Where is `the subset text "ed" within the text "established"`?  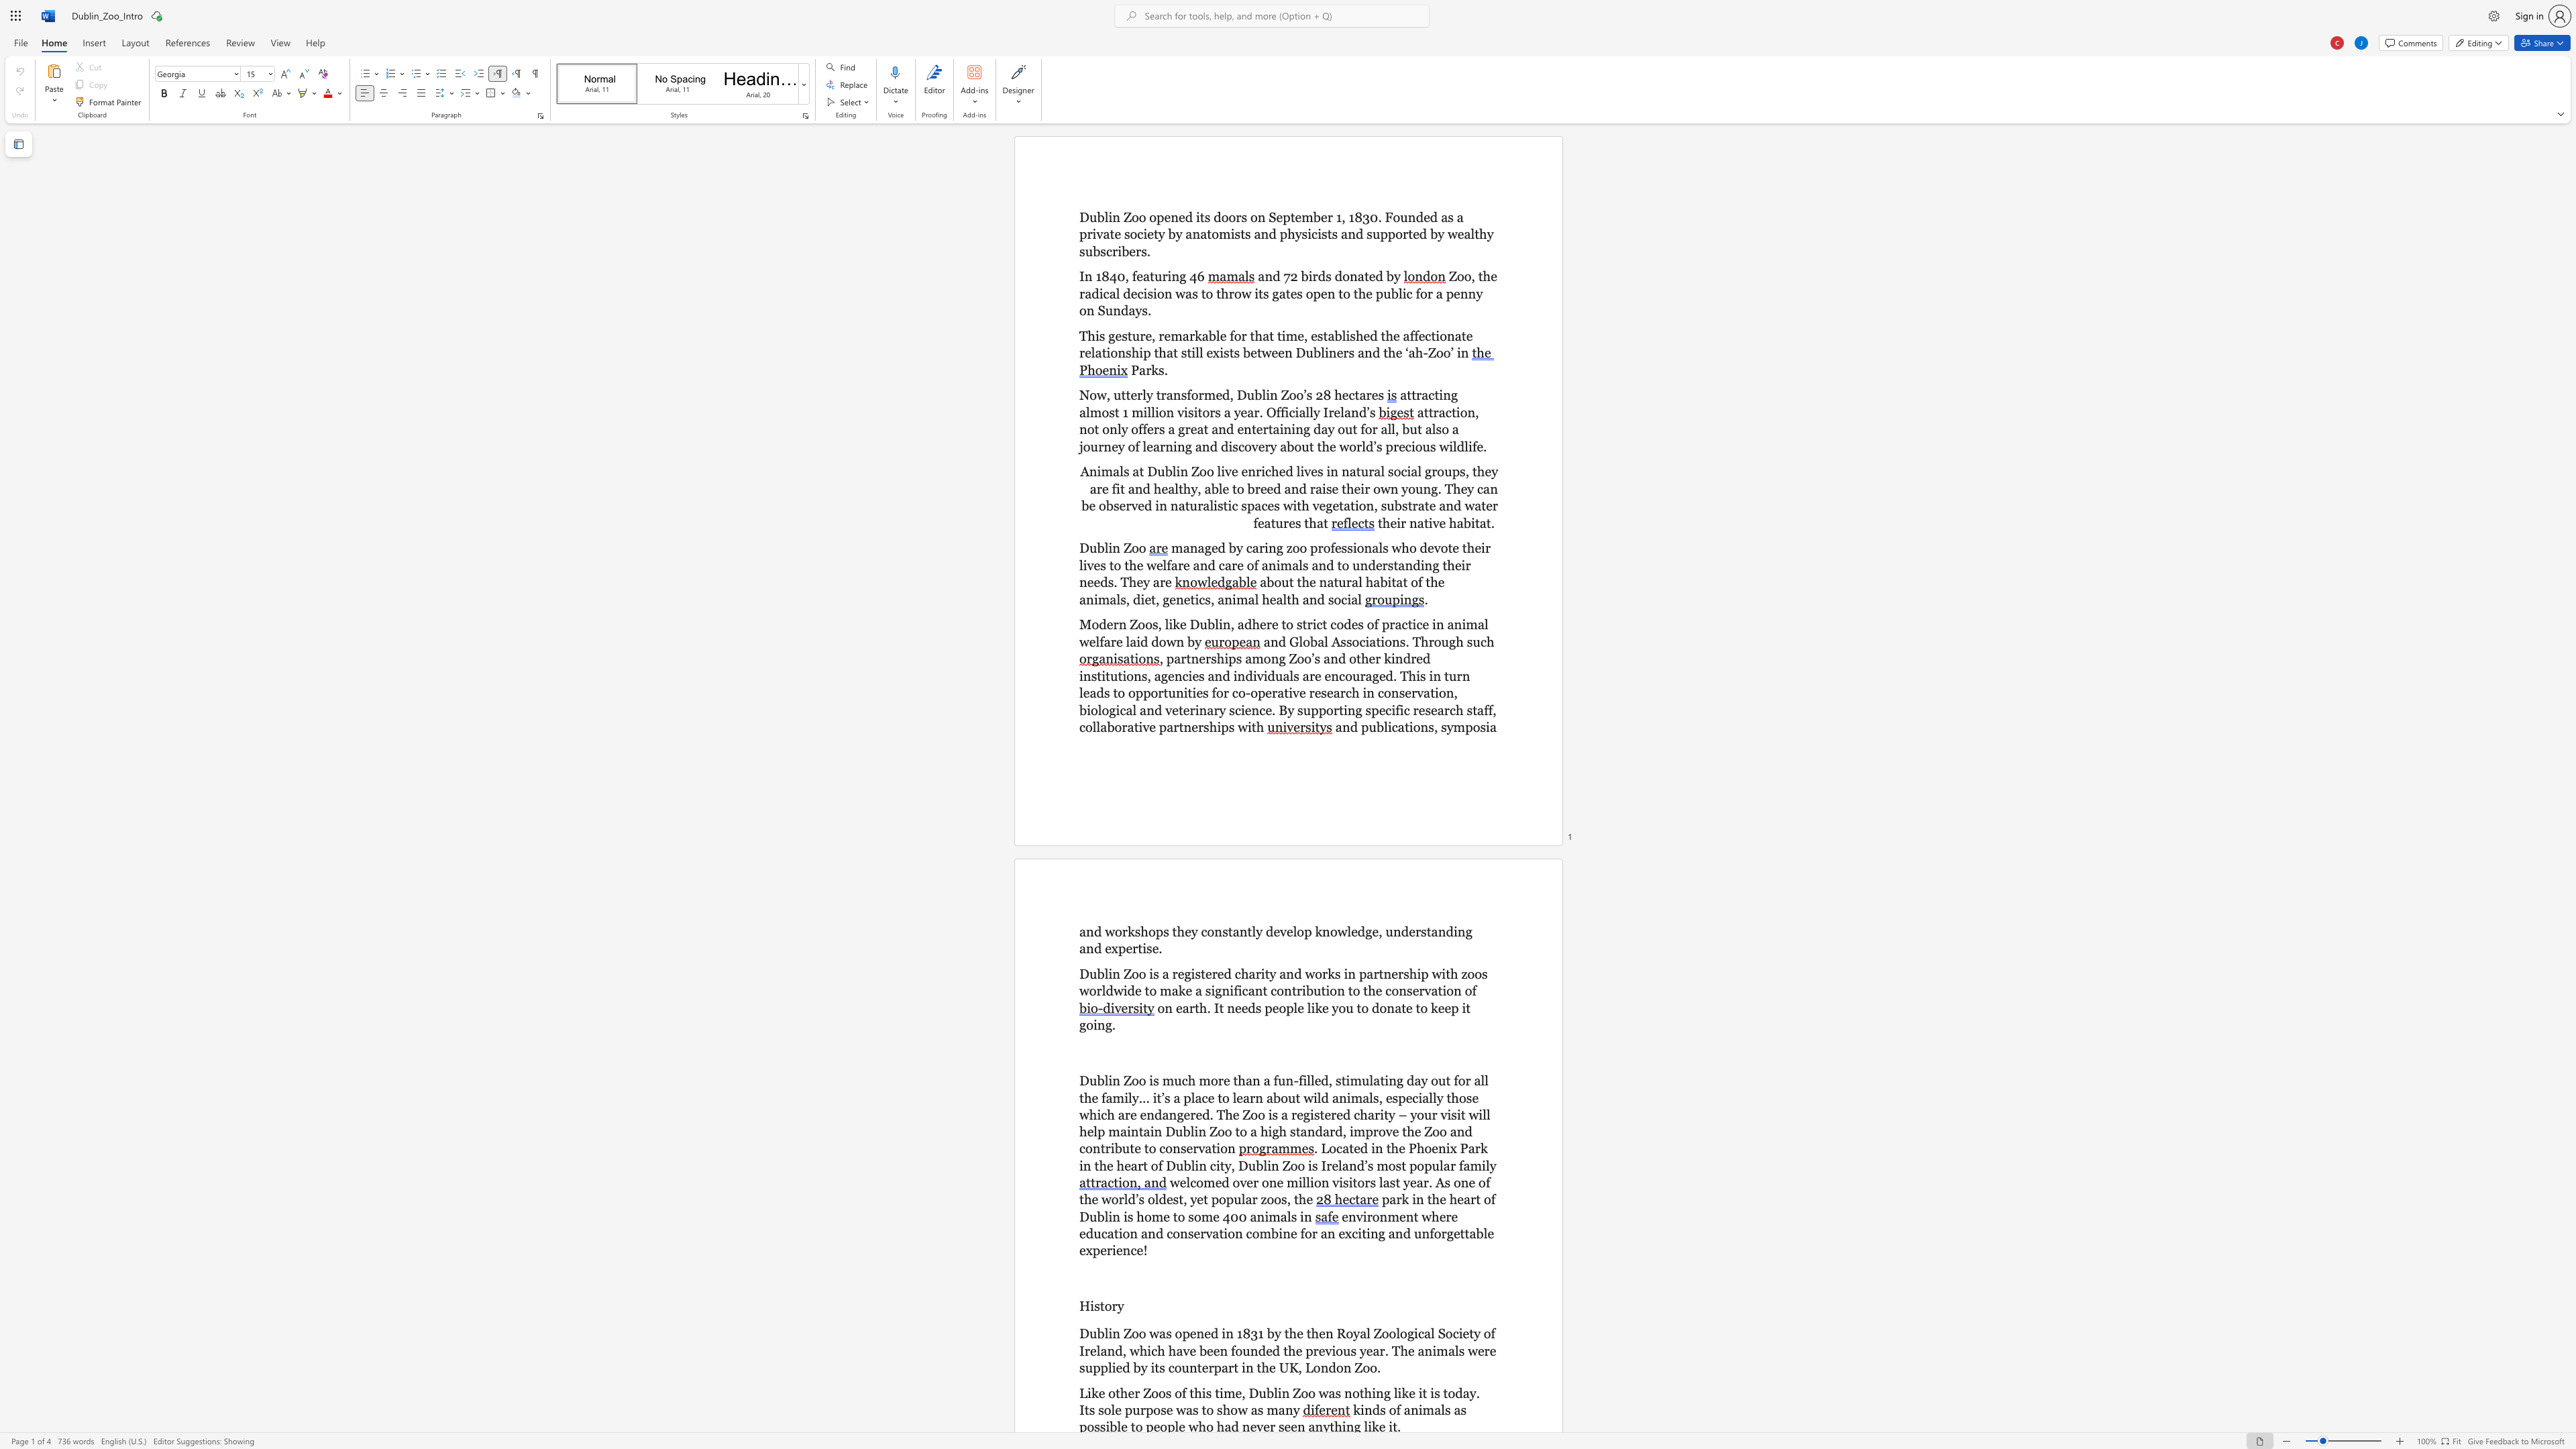 the subset text "ed" within the text "established" is located at coordinates (1362, 335).